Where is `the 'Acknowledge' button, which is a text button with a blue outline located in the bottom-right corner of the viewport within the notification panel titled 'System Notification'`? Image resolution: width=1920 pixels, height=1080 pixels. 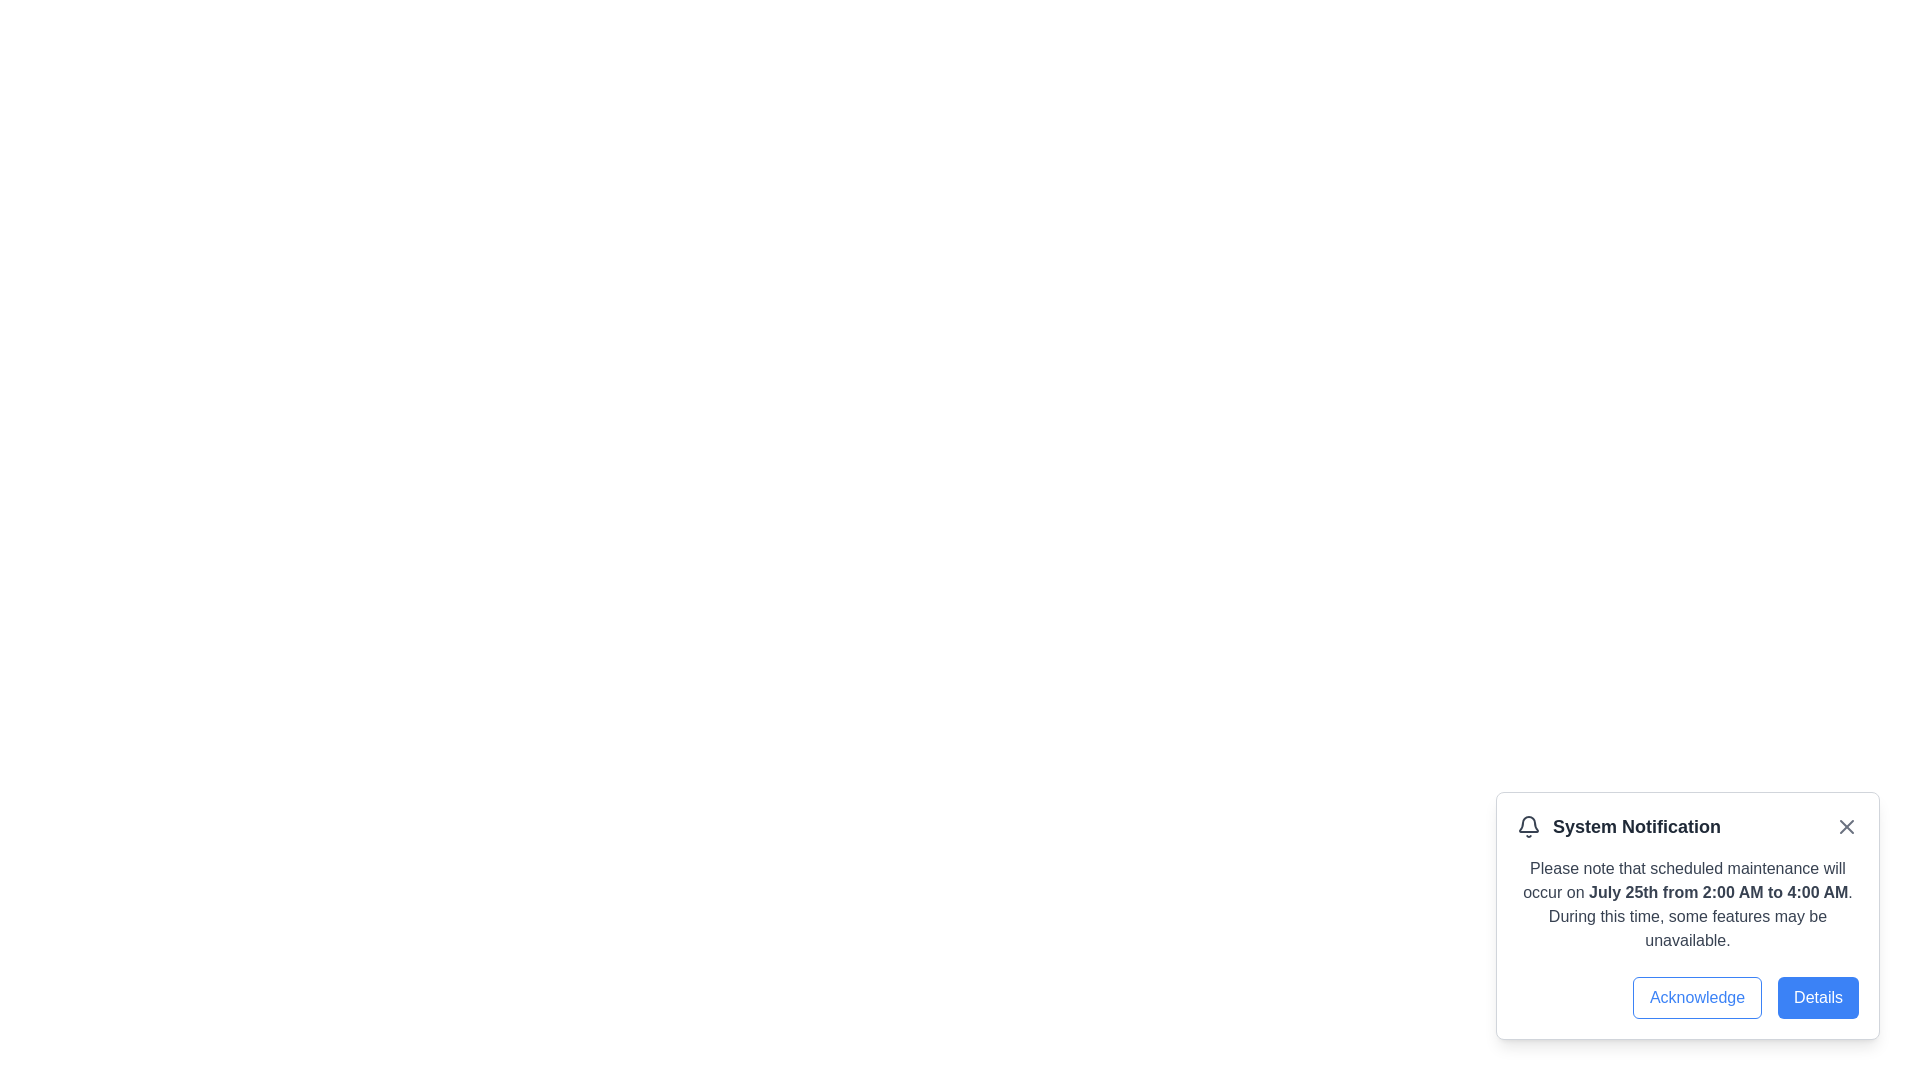
the 'Acknowledge' button, which is a text button with a blue outline located in the bottom-right corner of the viewport within the notification panel titled 'System Notification' is located at coordinates (1687, 998).